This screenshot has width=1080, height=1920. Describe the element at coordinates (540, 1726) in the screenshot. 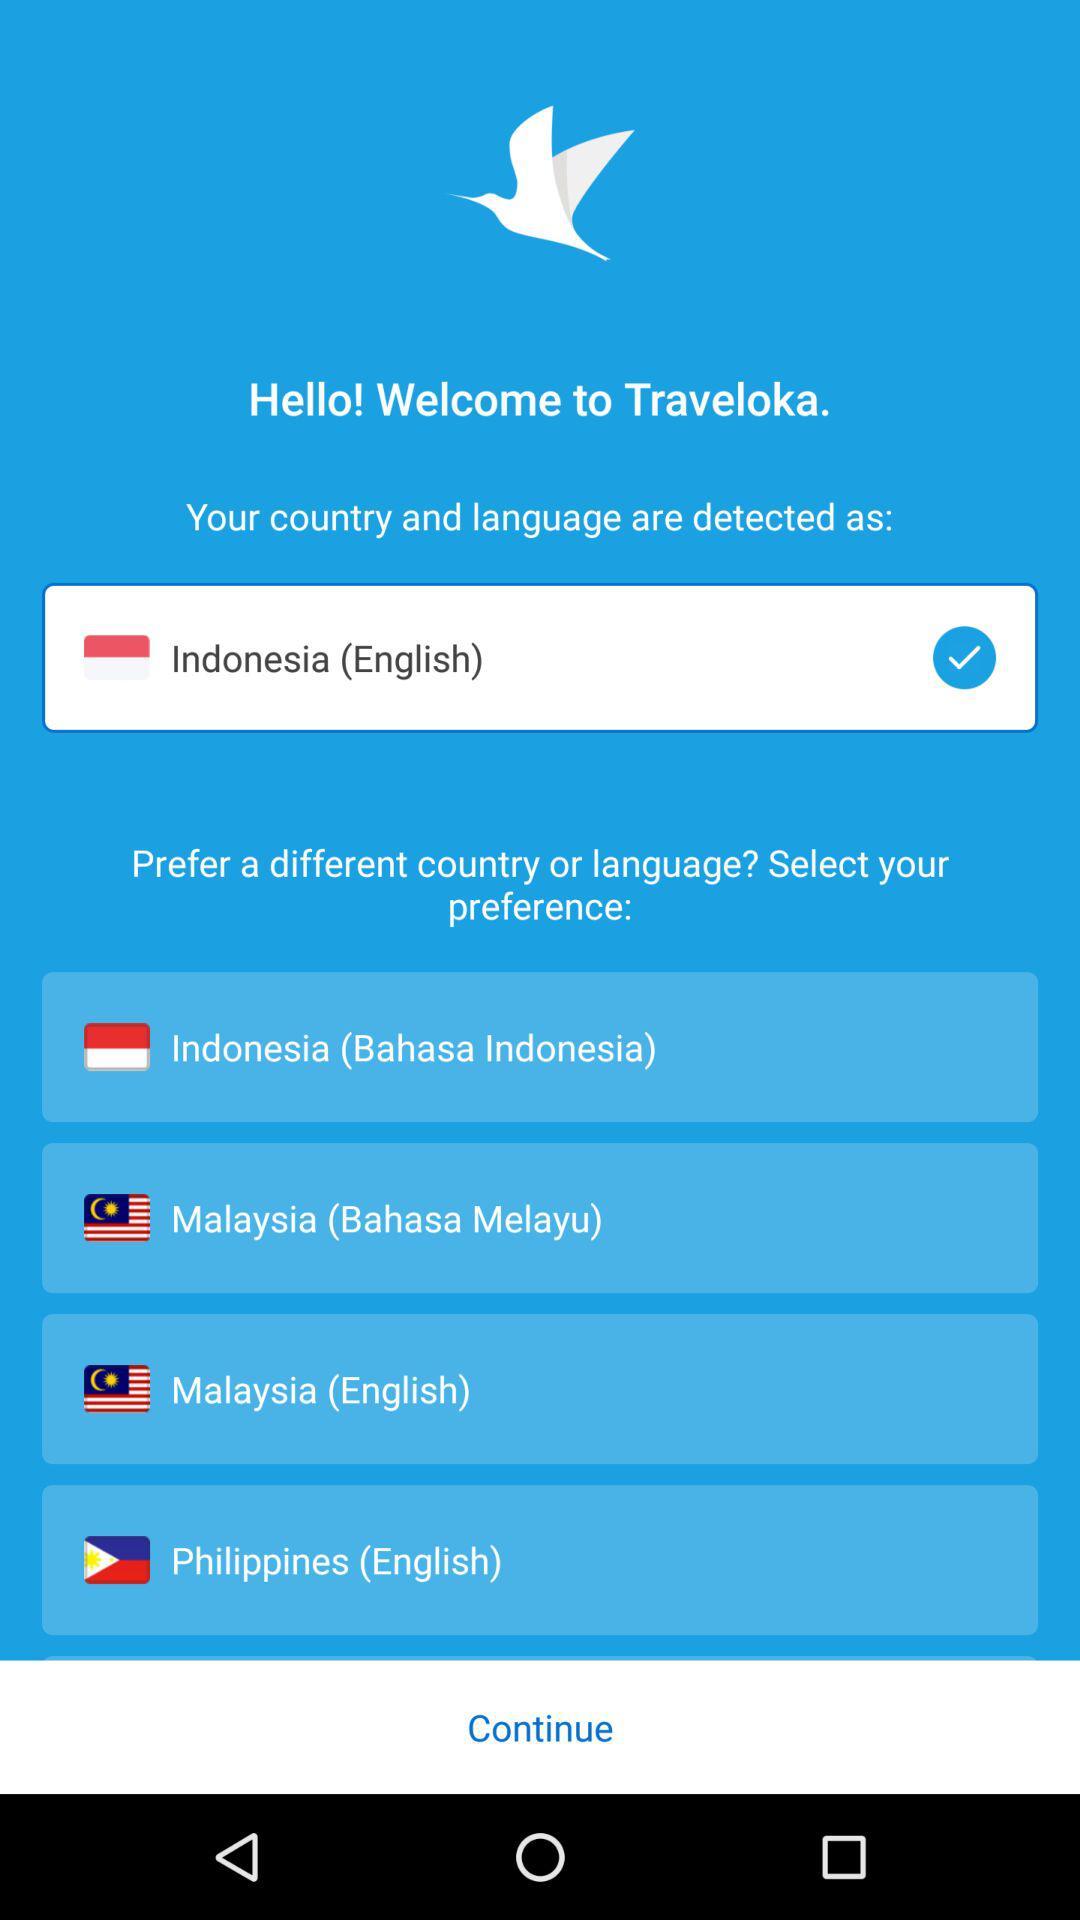

I see `the continue icon` at that location.